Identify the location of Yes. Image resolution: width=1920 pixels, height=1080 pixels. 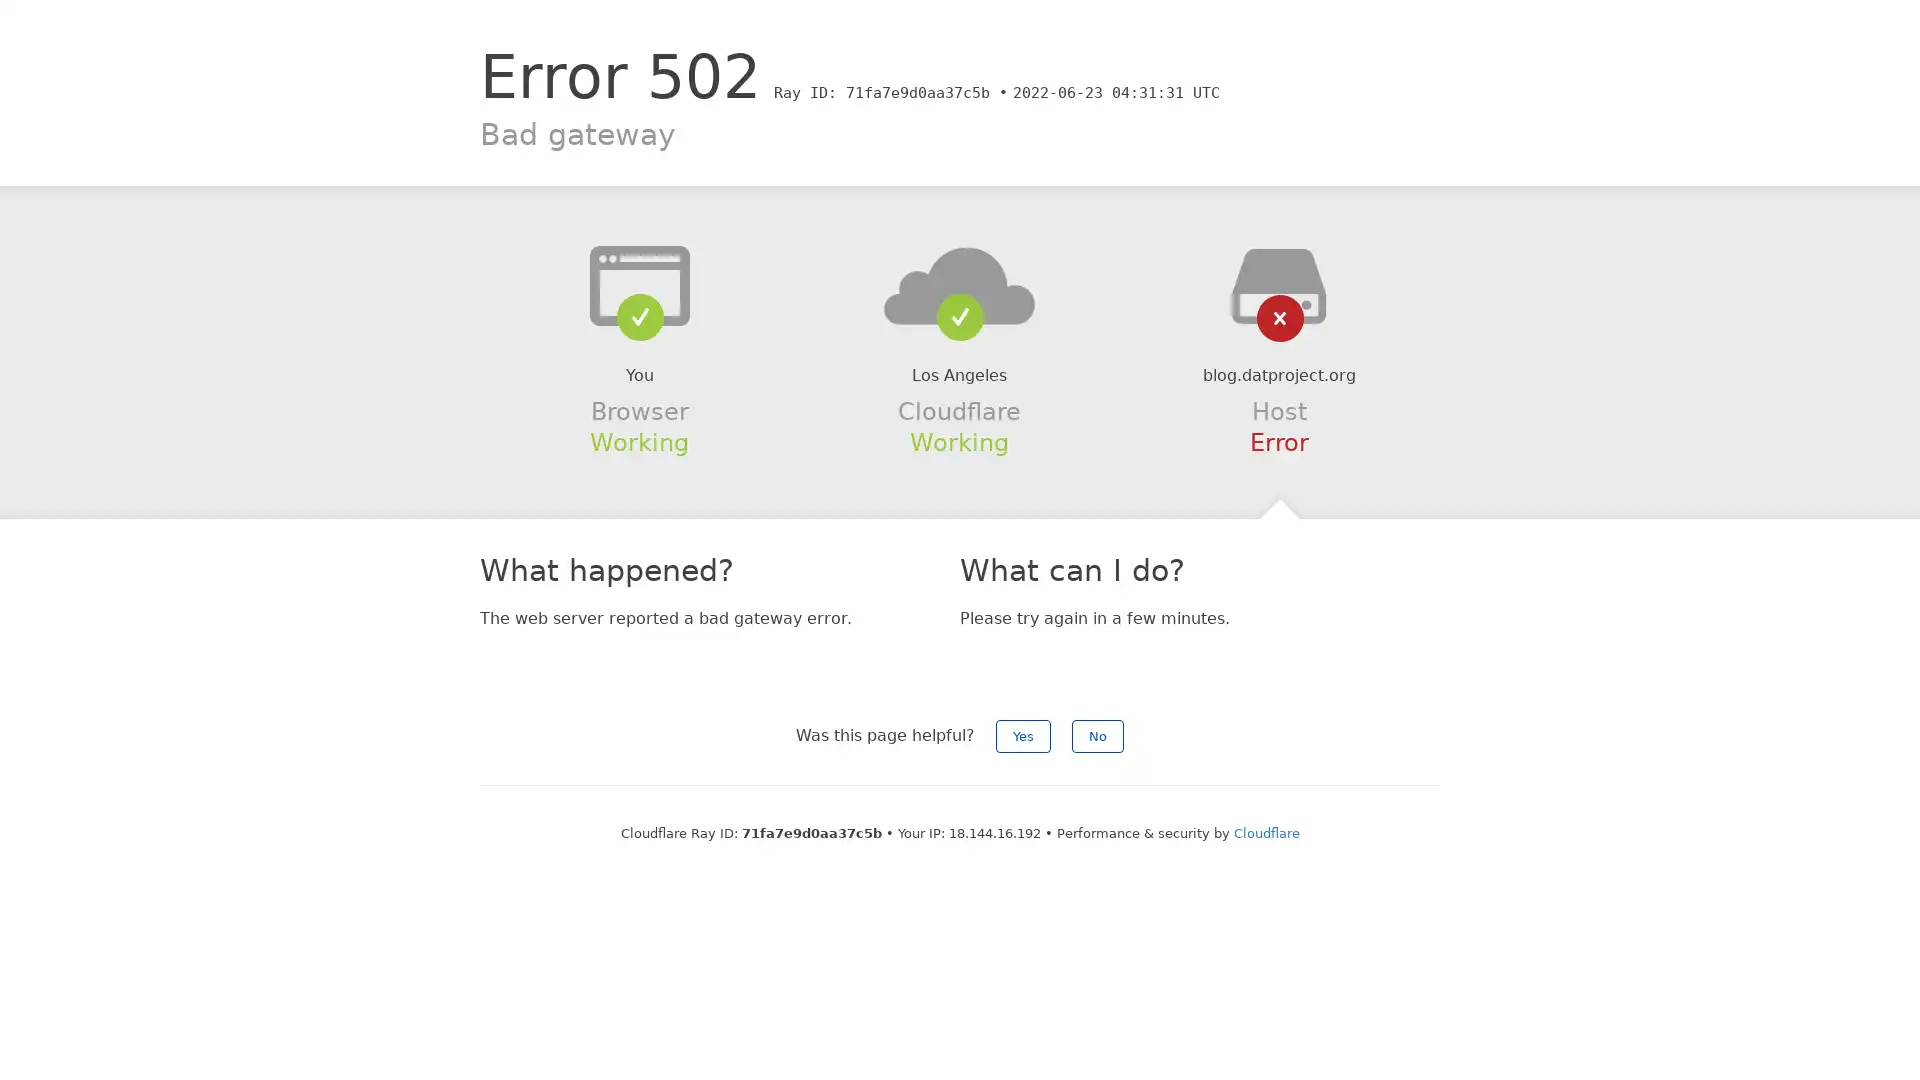
(1023, 736).